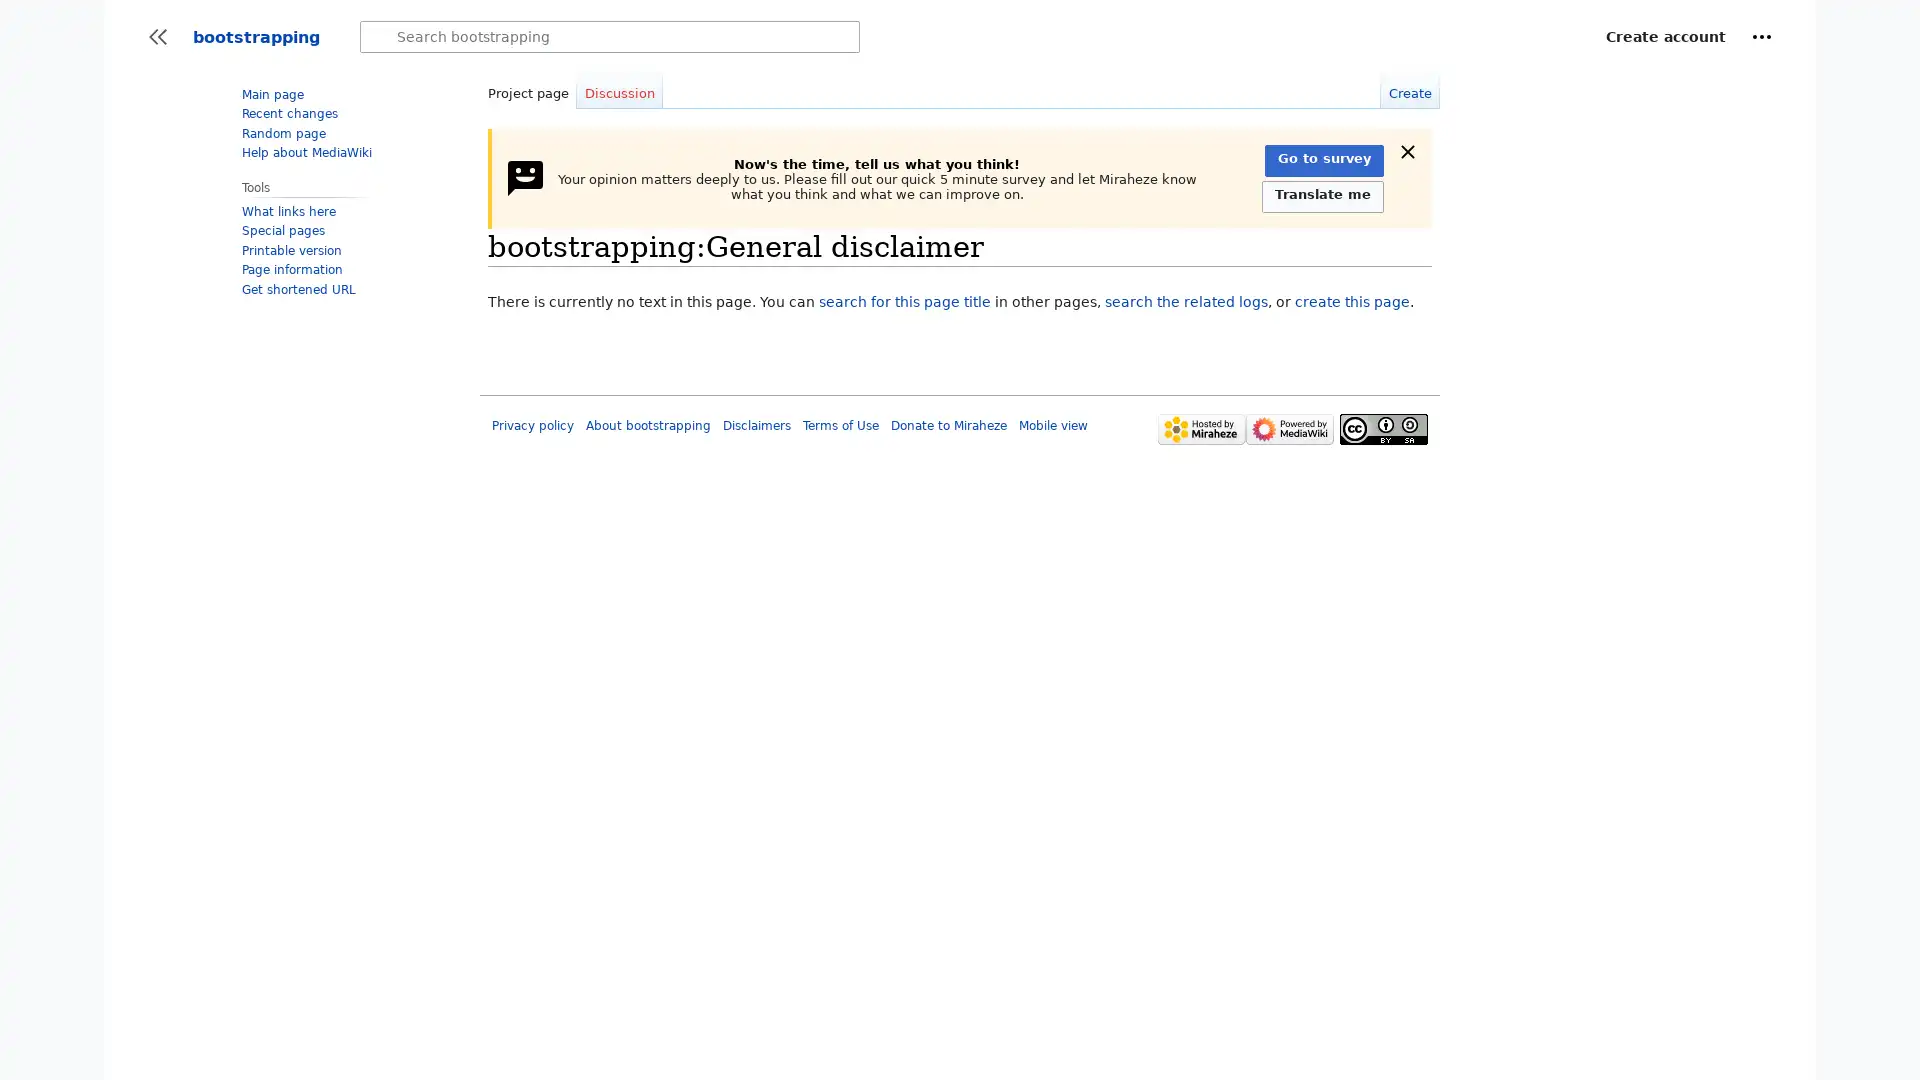  What do you see at coordinates (379, 37) in the screenshot?
I see `Go` at bounding box center [379, 37].